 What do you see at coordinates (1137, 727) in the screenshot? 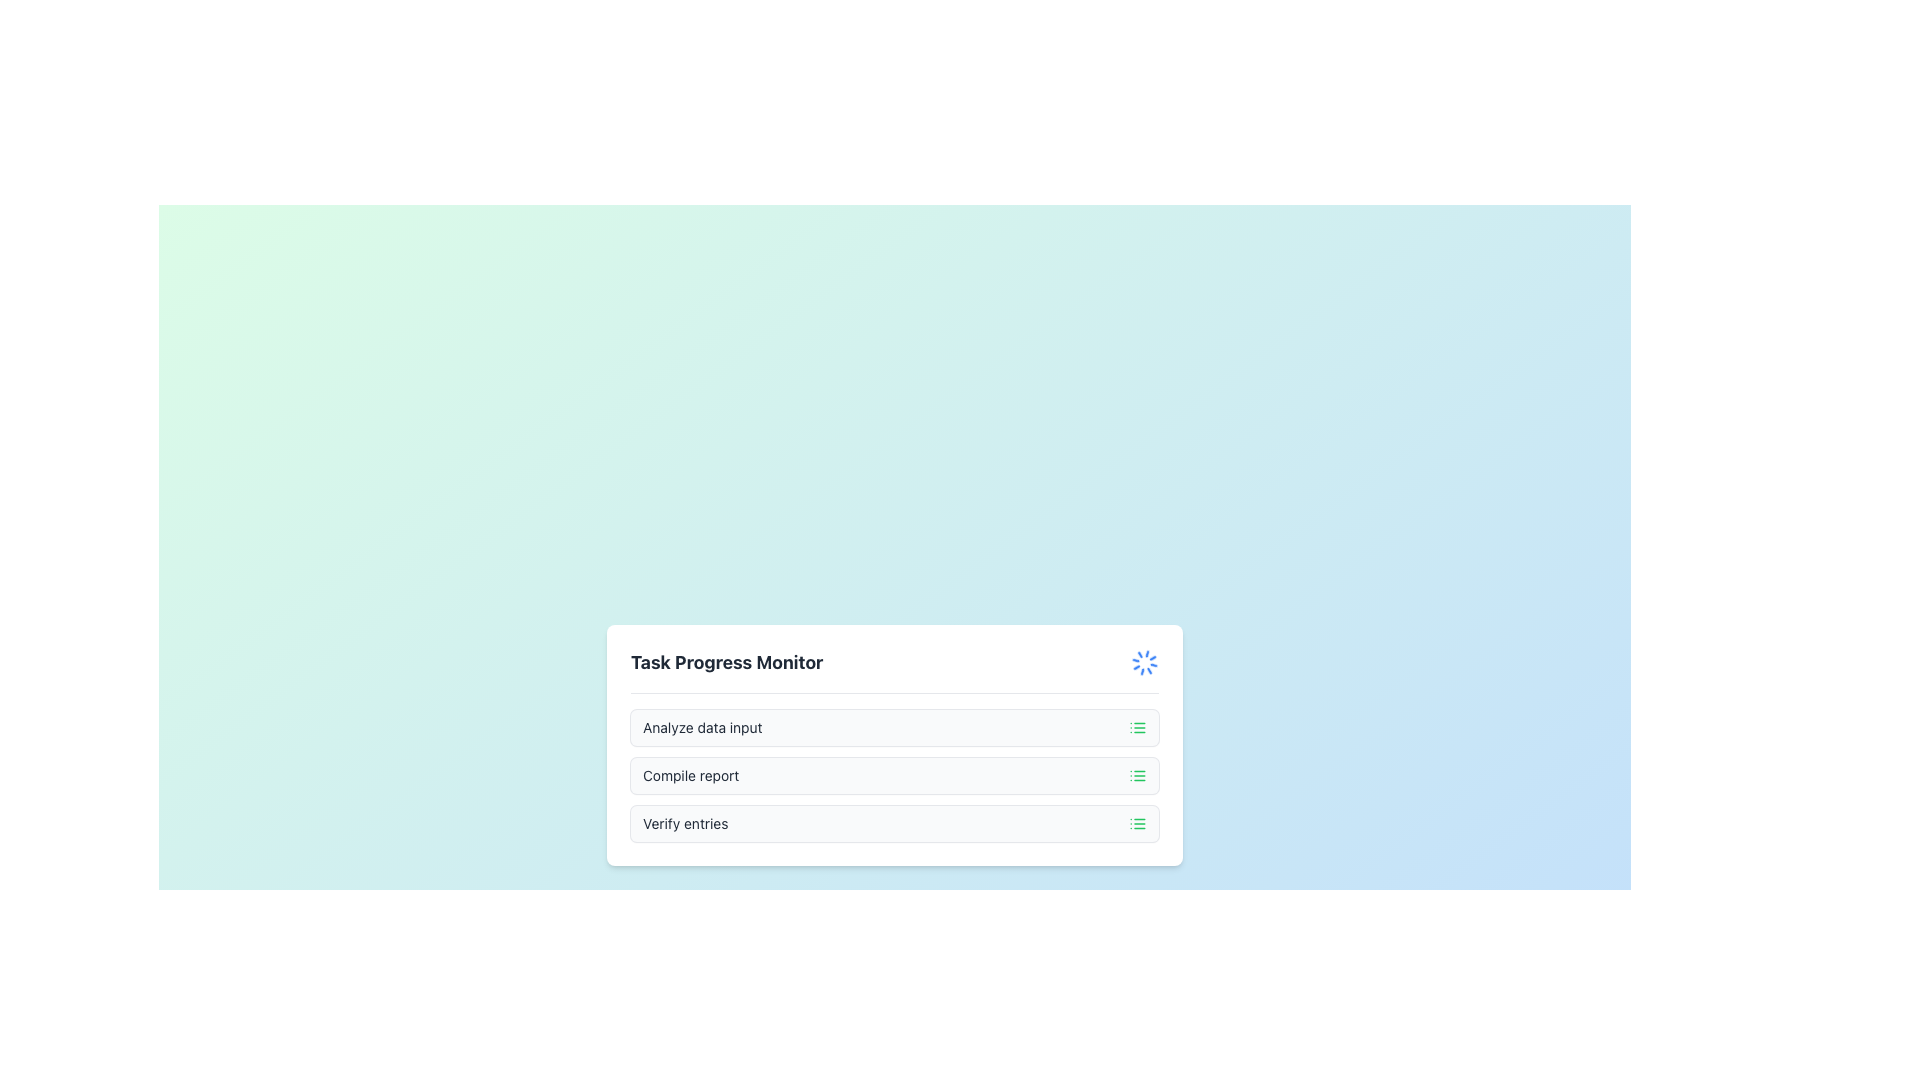
I see `the green list/menu icon located at the top-right corner of the 'Analyze data input' group box` at bounding box center [1137, 727].